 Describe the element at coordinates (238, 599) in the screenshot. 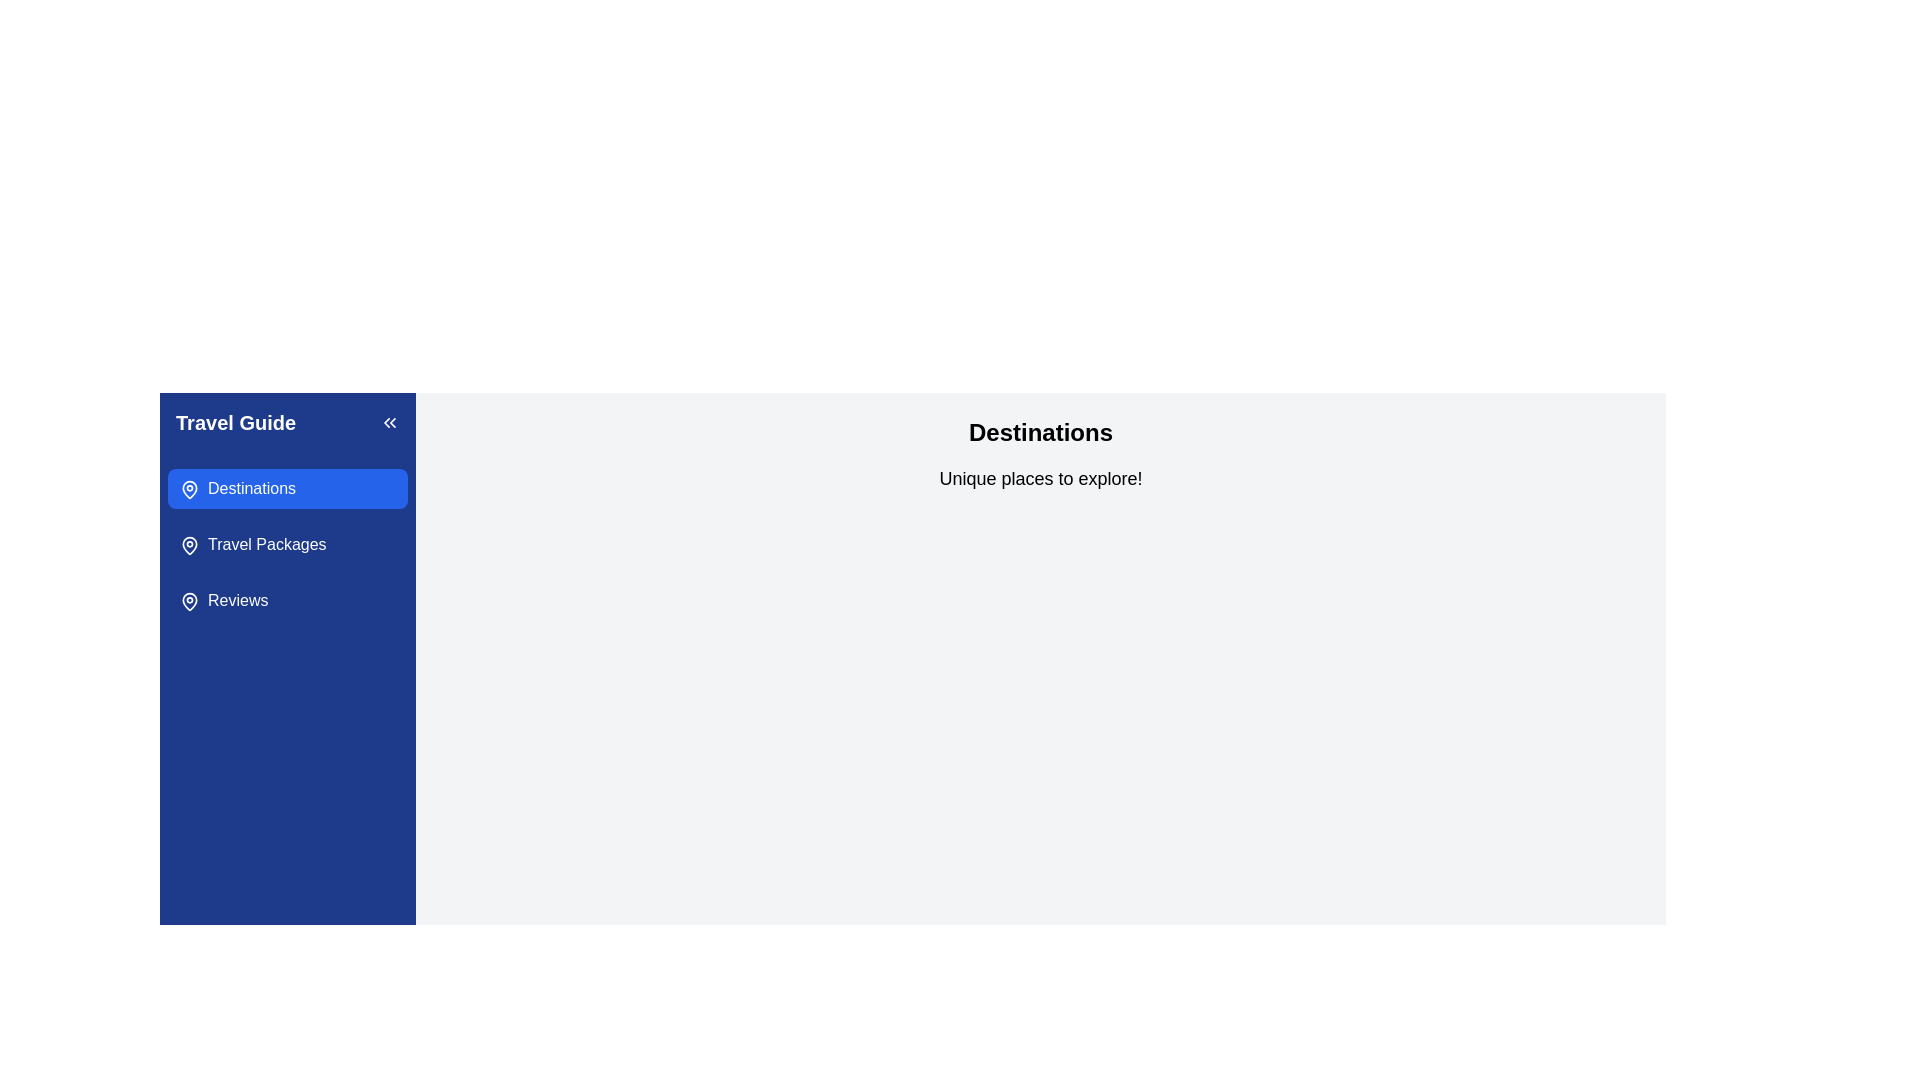

I see `text label 'Reviews' located in the sidebar navigation menu under 'Travel Guide', styled with white text on a blue background and adjacent to a pin icon` at that location.